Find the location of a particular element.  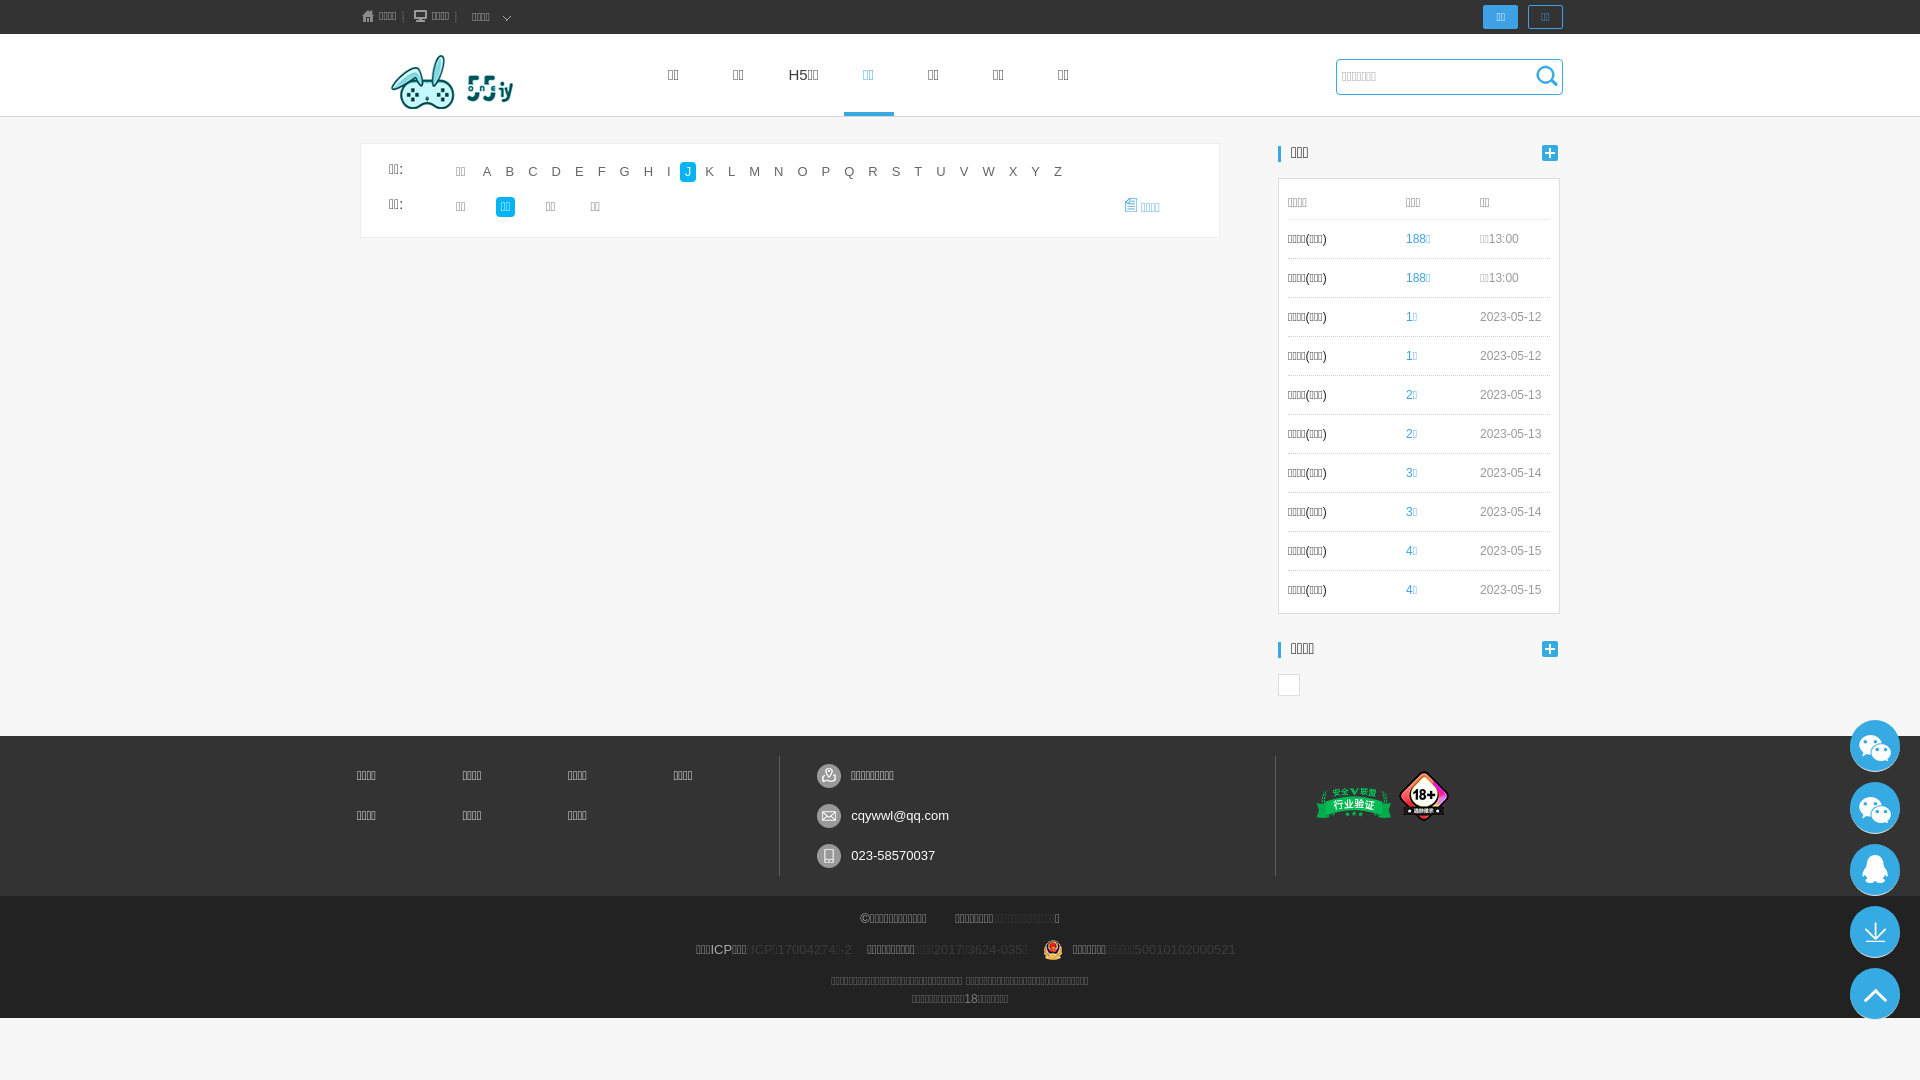

'K' is located at coordinates (709, 171).